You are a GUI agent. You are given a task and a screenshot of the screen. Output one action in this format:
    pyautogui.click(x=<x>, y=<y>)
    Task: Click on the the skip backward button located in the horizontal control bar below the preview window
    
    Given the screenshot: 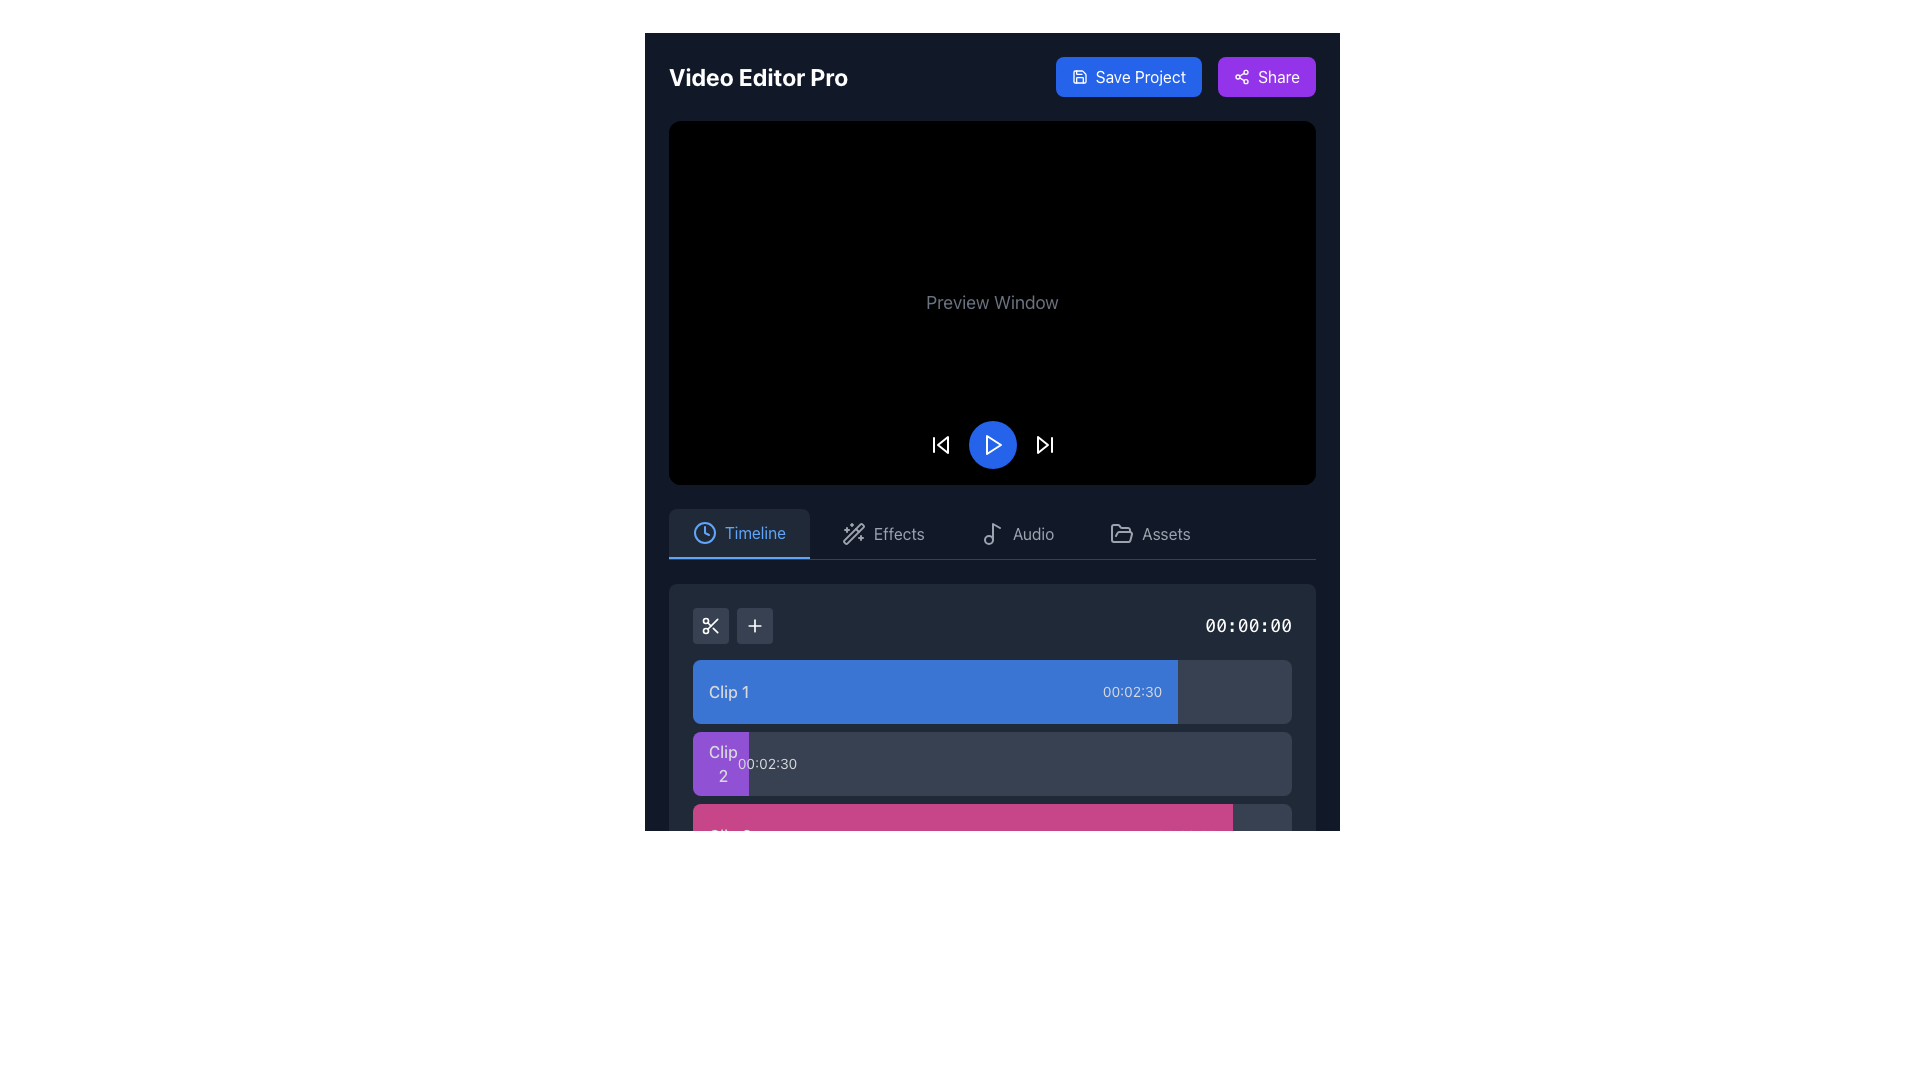 What is the action you would take?
    pyautogui.click(x=939, y=443)
    